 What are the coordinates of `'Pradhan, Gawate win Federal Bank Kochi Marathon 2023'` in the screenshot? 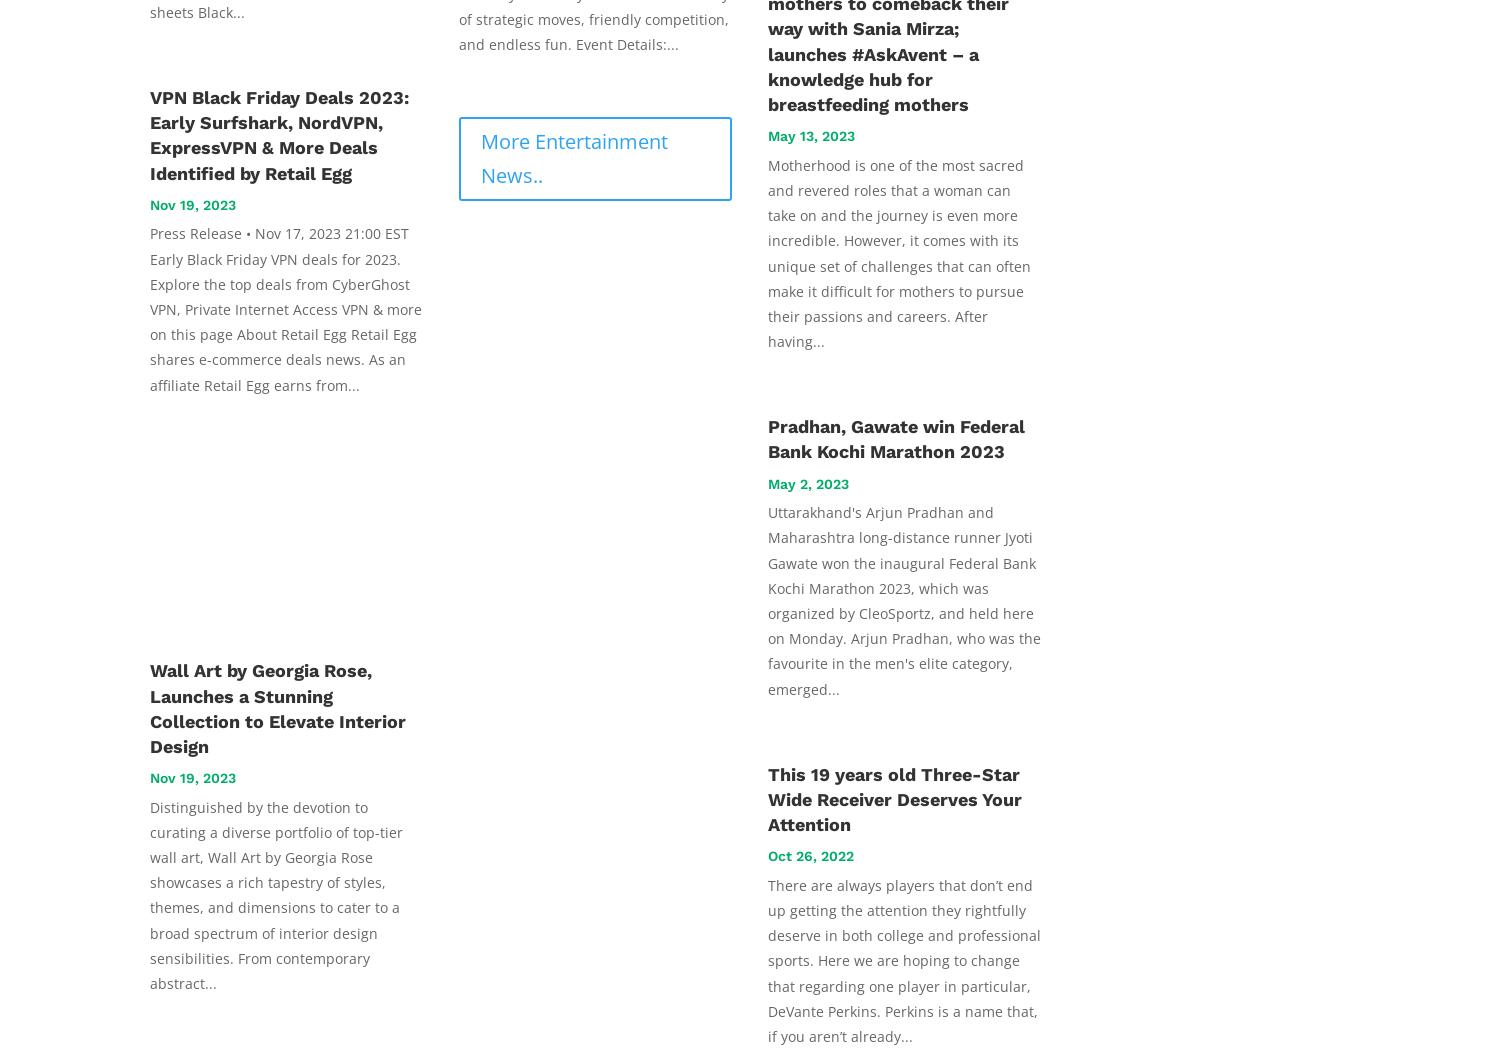 It's located at (896, 439).